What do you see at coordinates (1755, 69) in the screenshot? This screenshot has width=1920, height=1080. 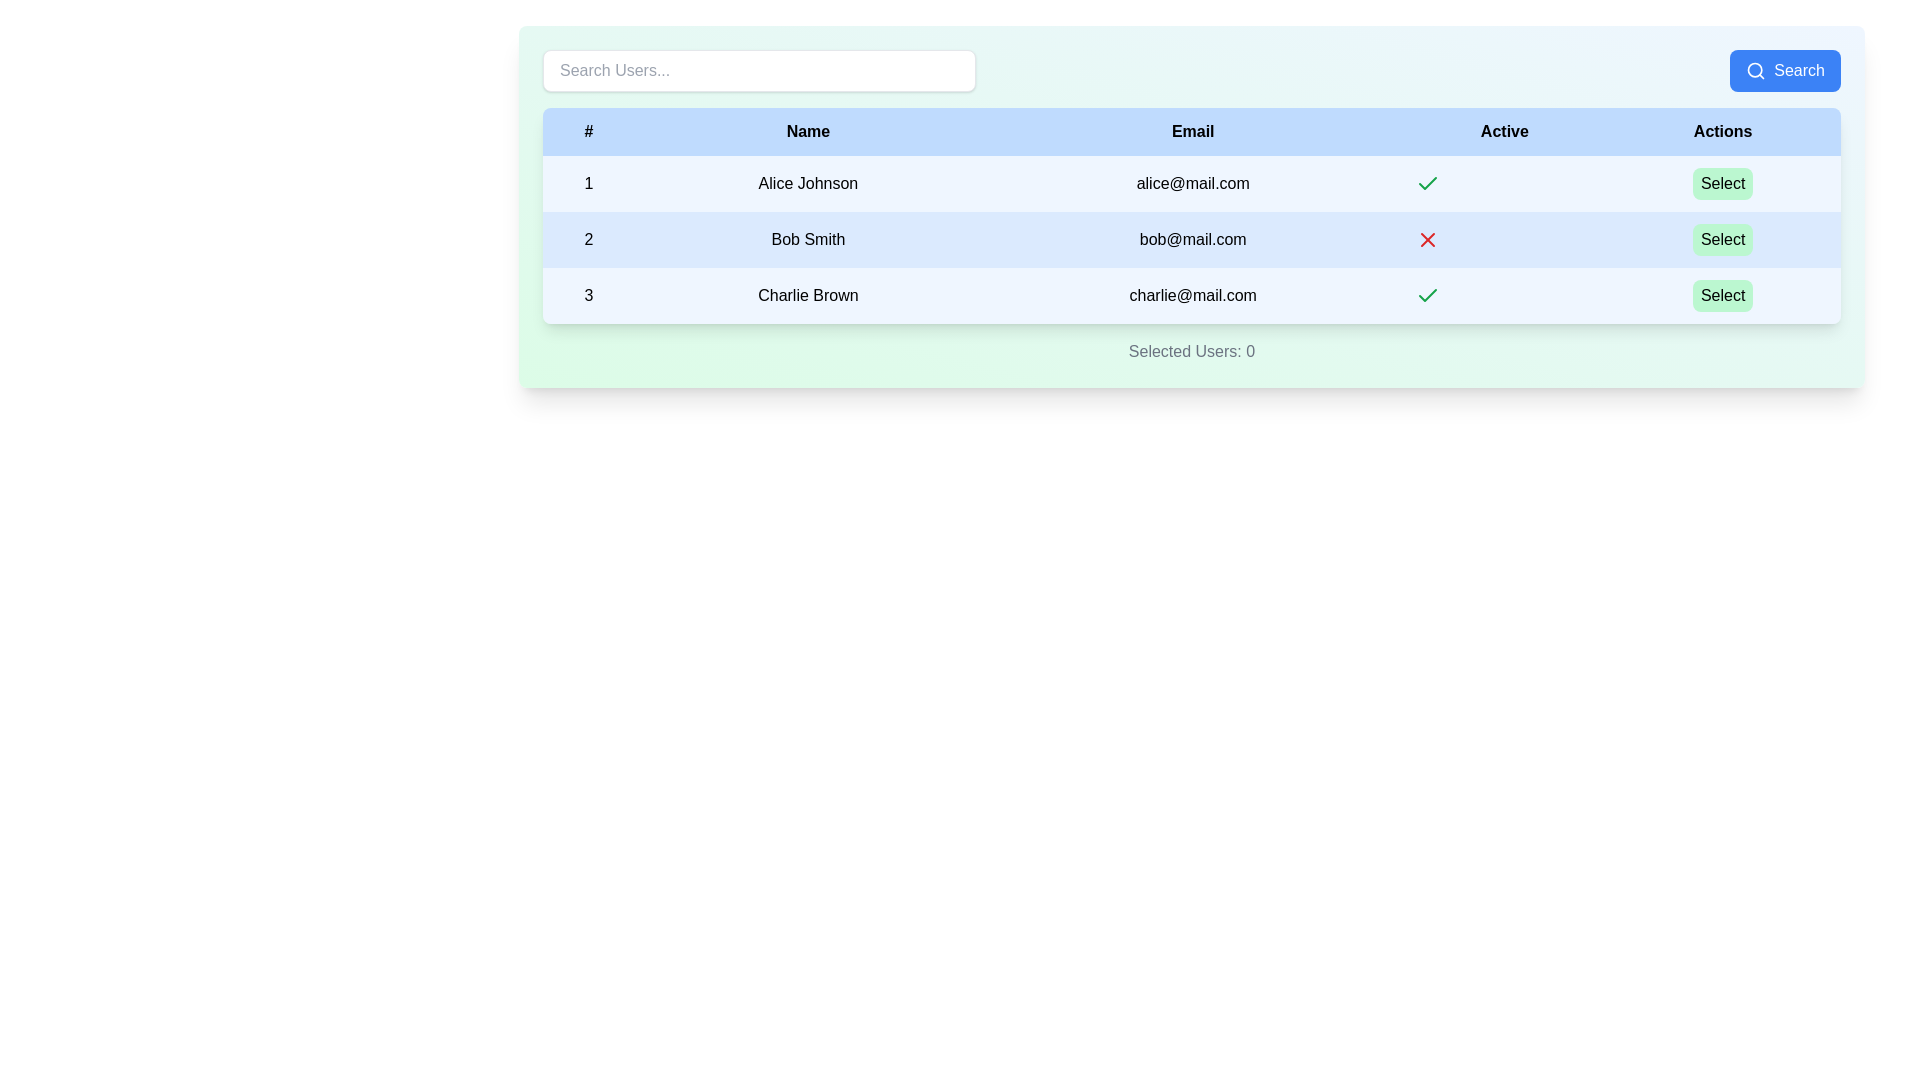 I see `the 'Search' button that contains the magnifying glass icon located at the top-right corner of the interface` at bounding box center [1755, 69].